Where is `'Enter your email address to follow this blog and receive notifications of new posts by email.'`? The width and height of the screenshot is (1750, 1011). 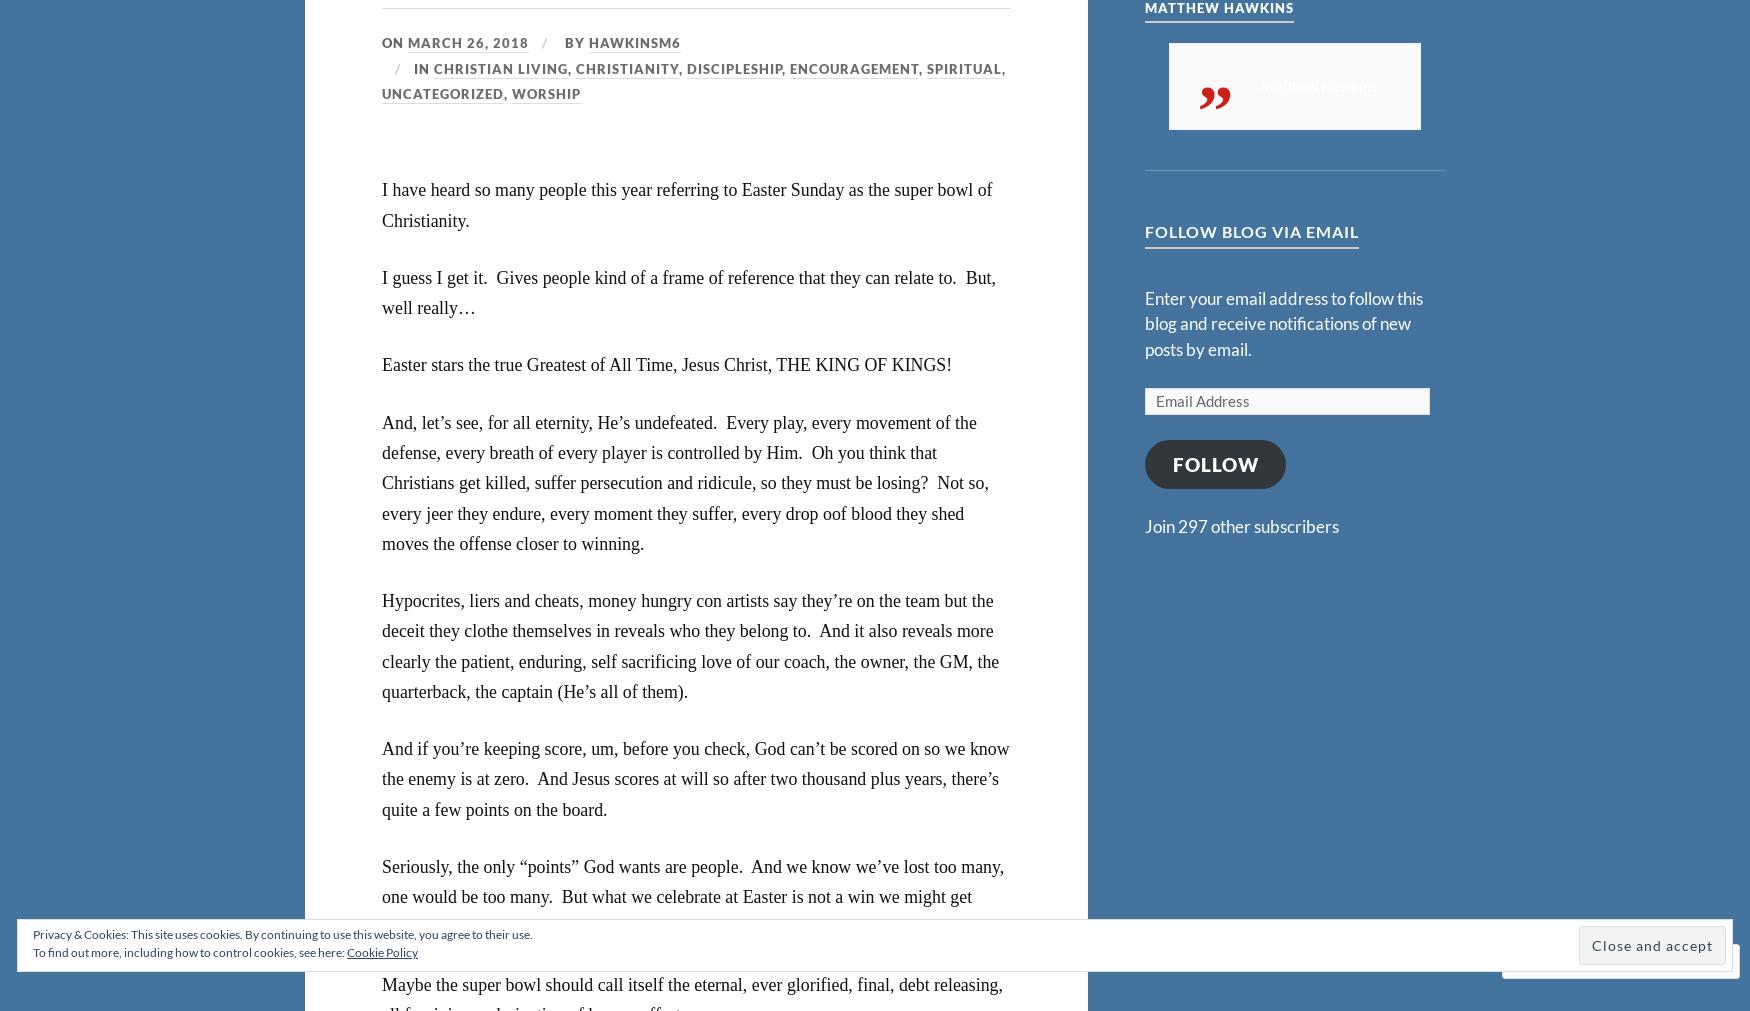
'Enter your email address to follow this blog and receive notifications of new posts by email.' is located at coordinates (1282, 323).